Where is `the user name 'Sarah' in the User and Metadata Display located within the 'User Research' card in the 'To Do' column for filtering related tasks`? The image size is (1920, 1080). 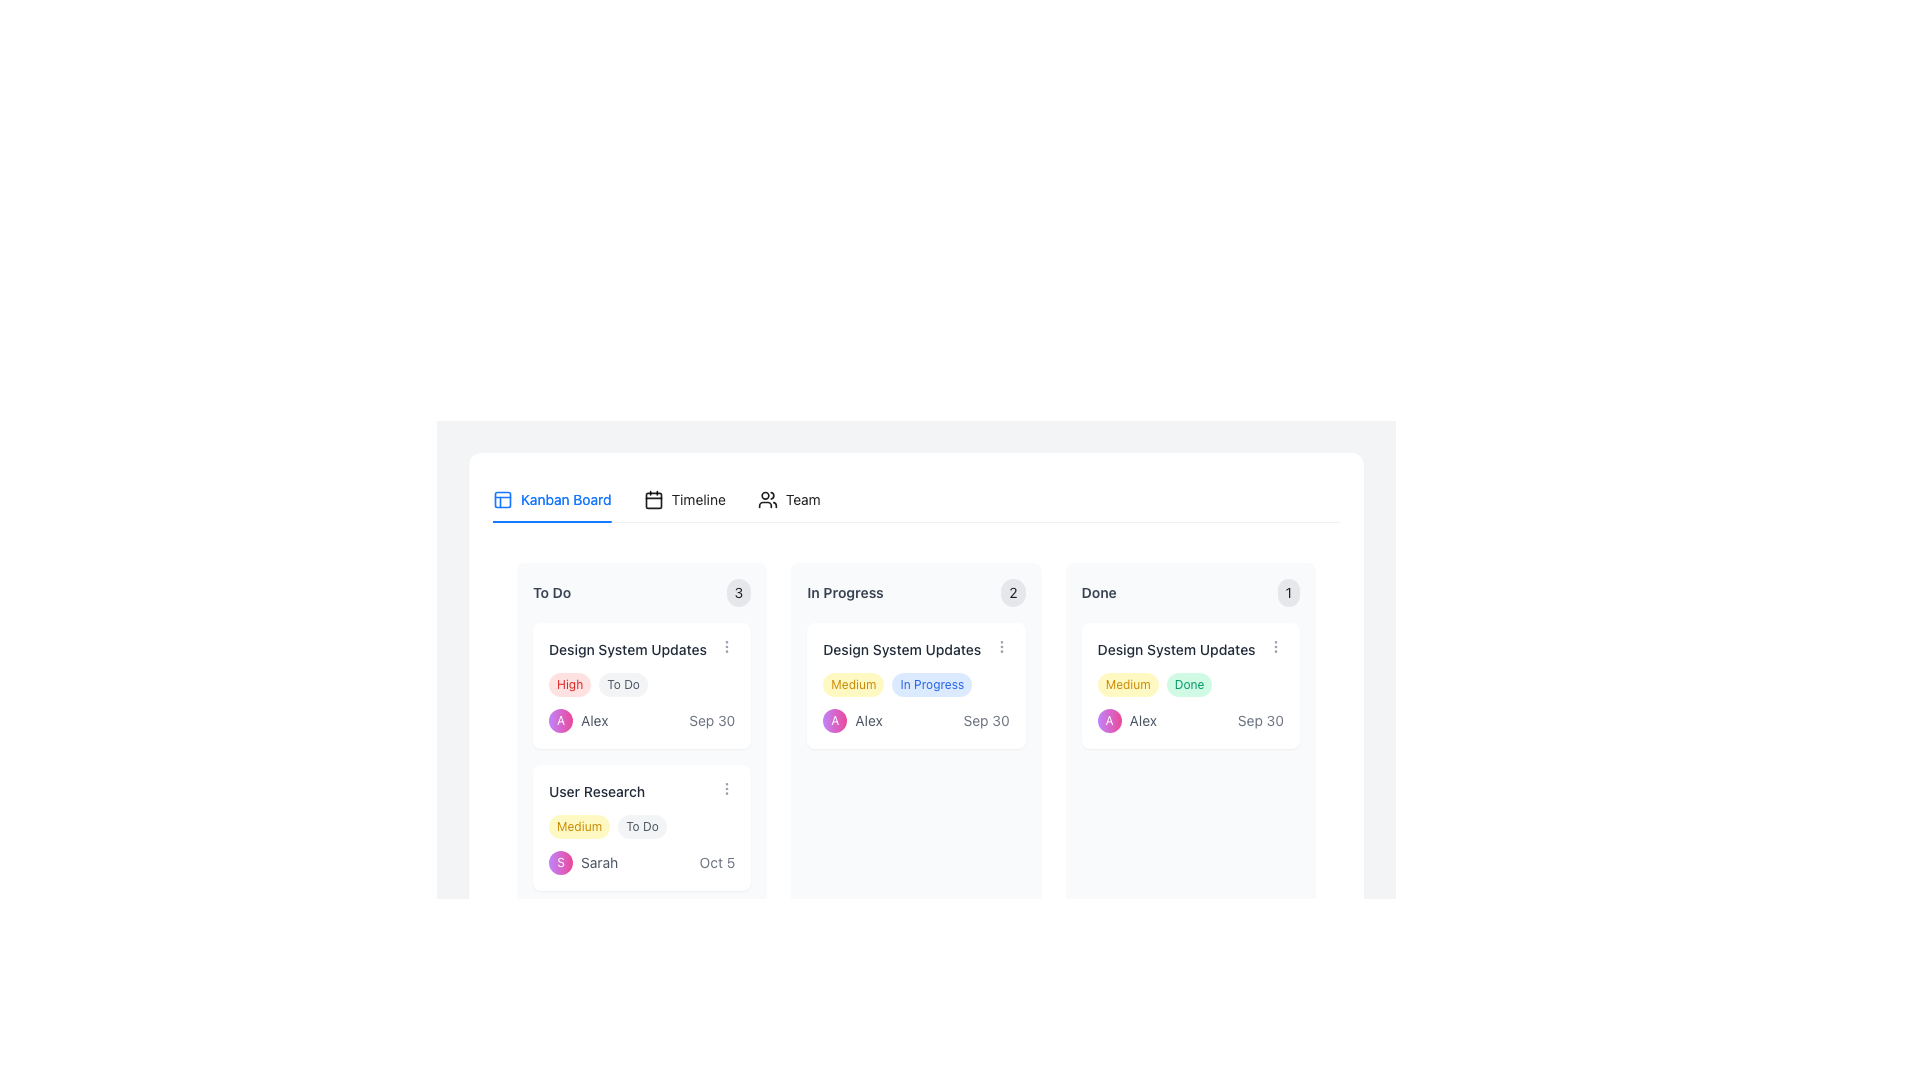
the user name 'Sarah' in the User and Metadata Display located within the 'User Research' card in the 'To Do' column for filtering related tasks is located at coordinates (642, 862).